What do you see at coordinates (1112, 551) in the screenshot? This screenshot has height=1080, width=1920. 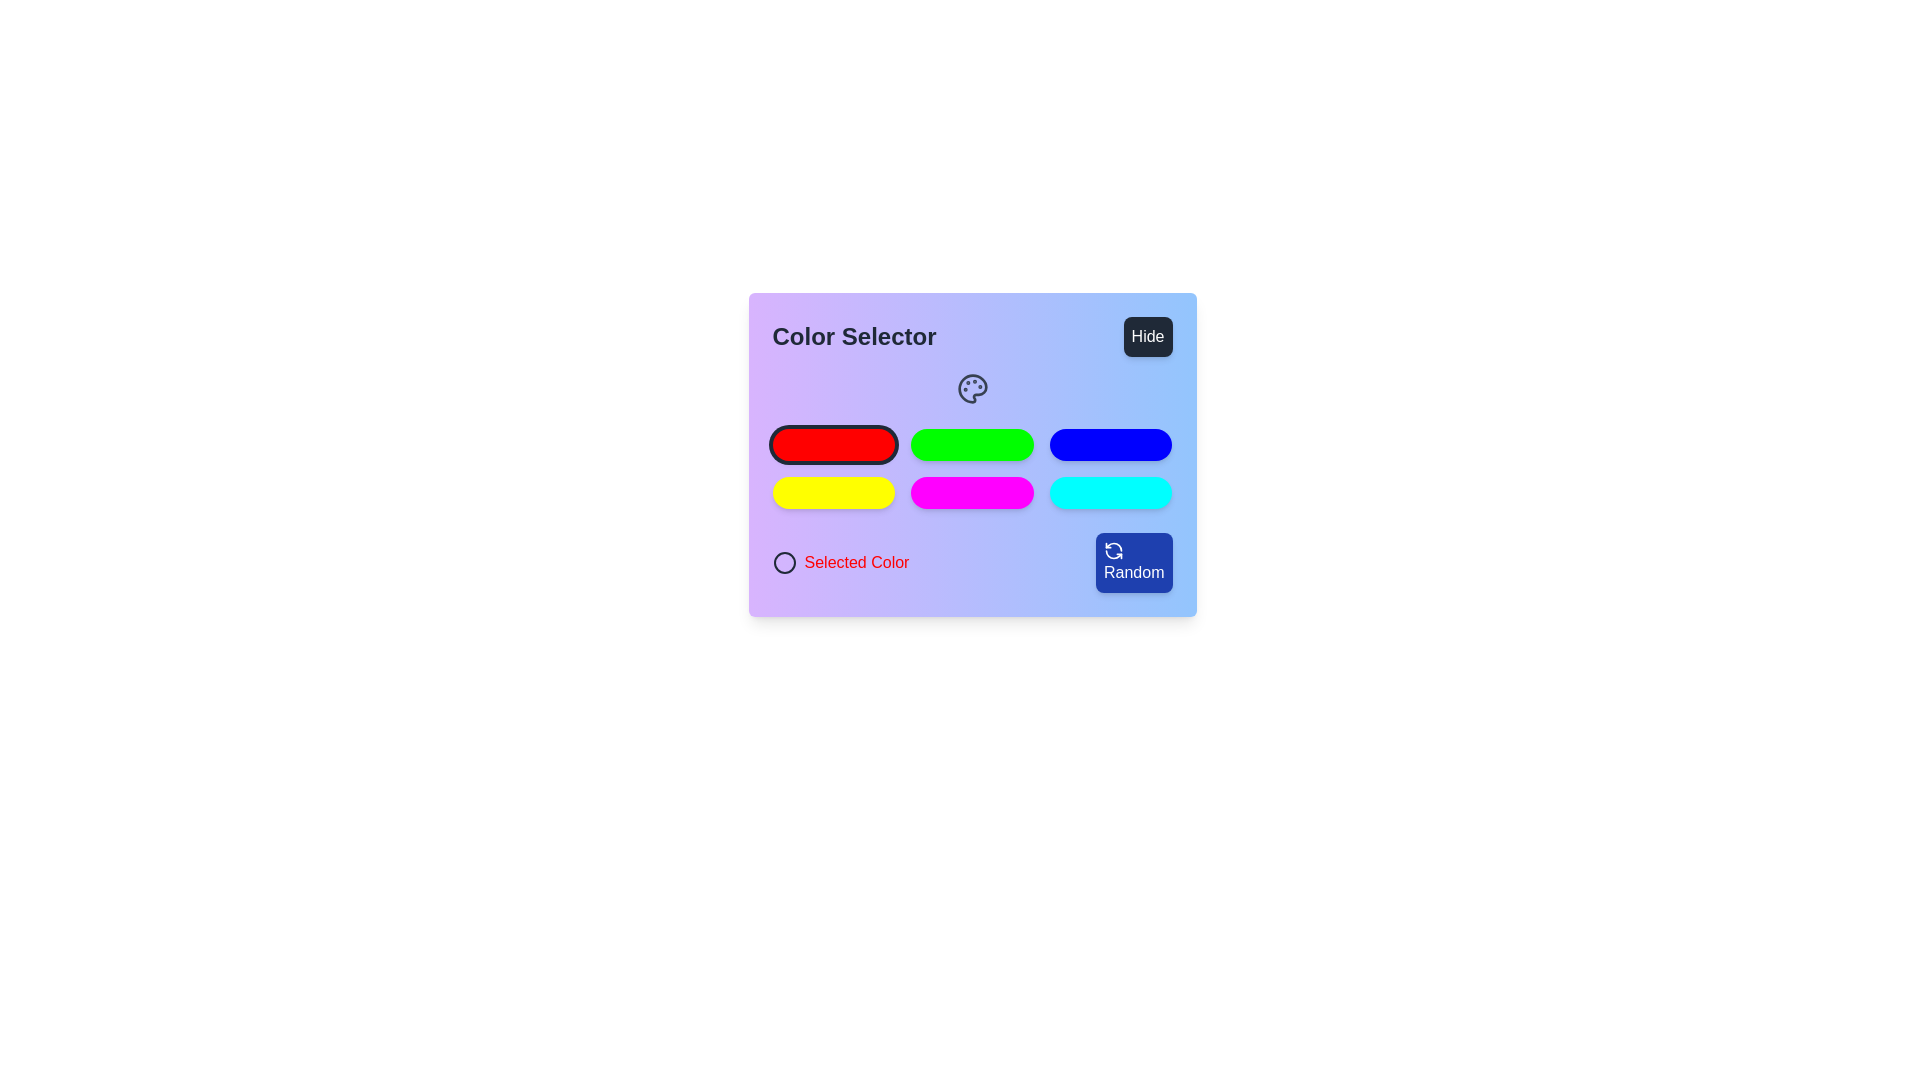 I see `the 'random' icon located within the 'Random' button in the bottom-right corner of the color selection interface` at bounding box center [1112, 551].